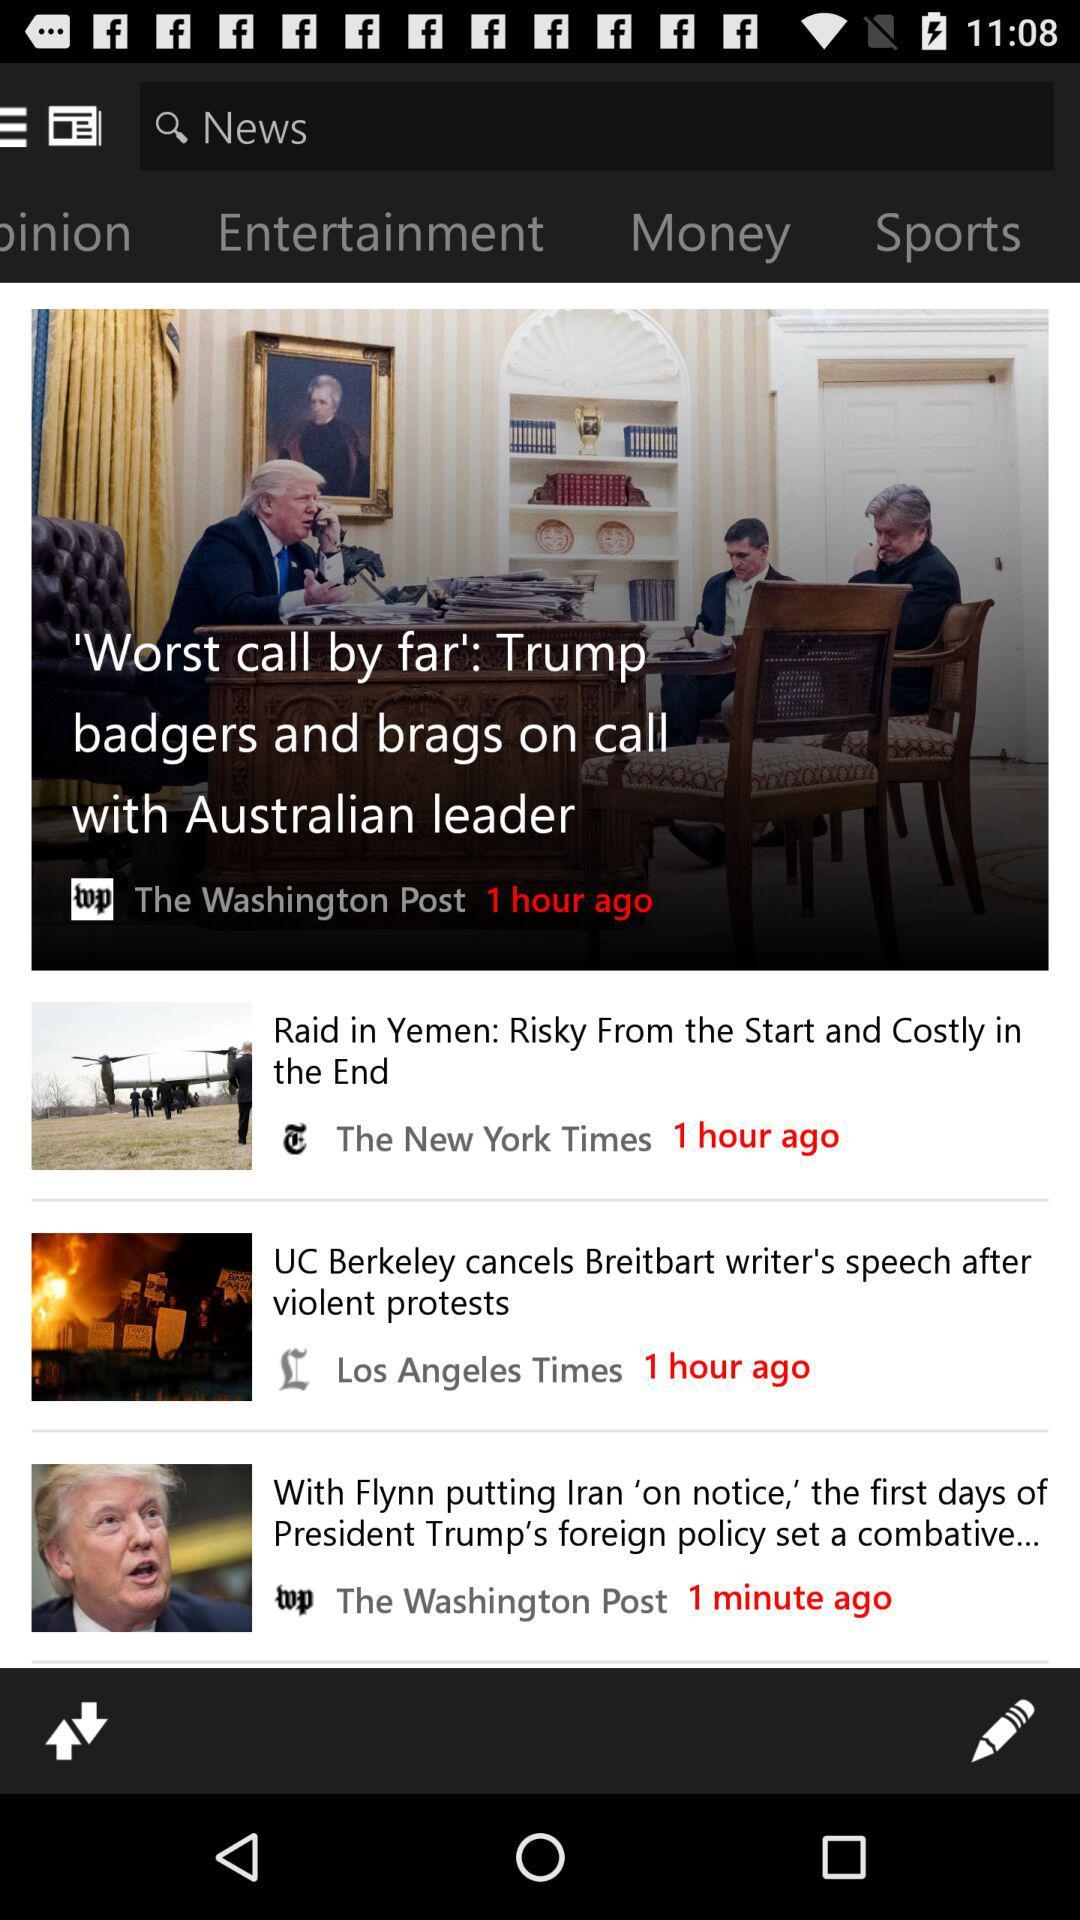 This screenshot has height=1920, width=1080. Describe the element at coordinates (596, 124) in the screenshot. I see `search` at that location.